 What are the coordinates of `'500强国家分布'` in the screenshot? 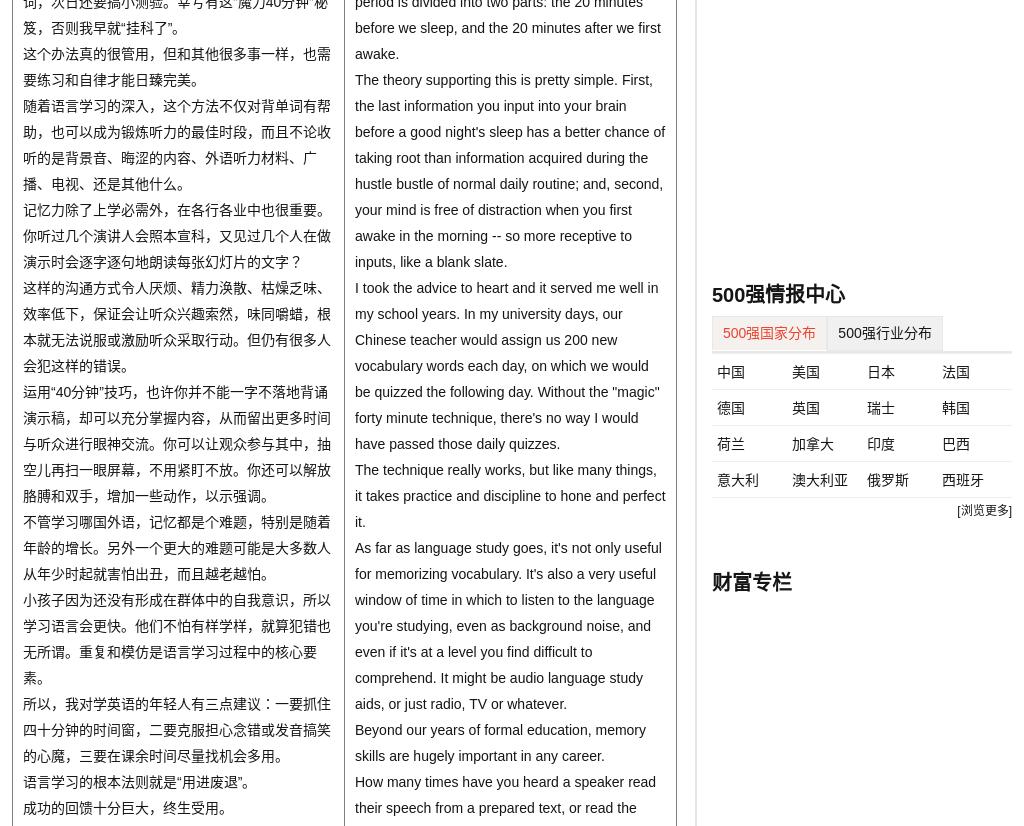 It's located at (769, 331).